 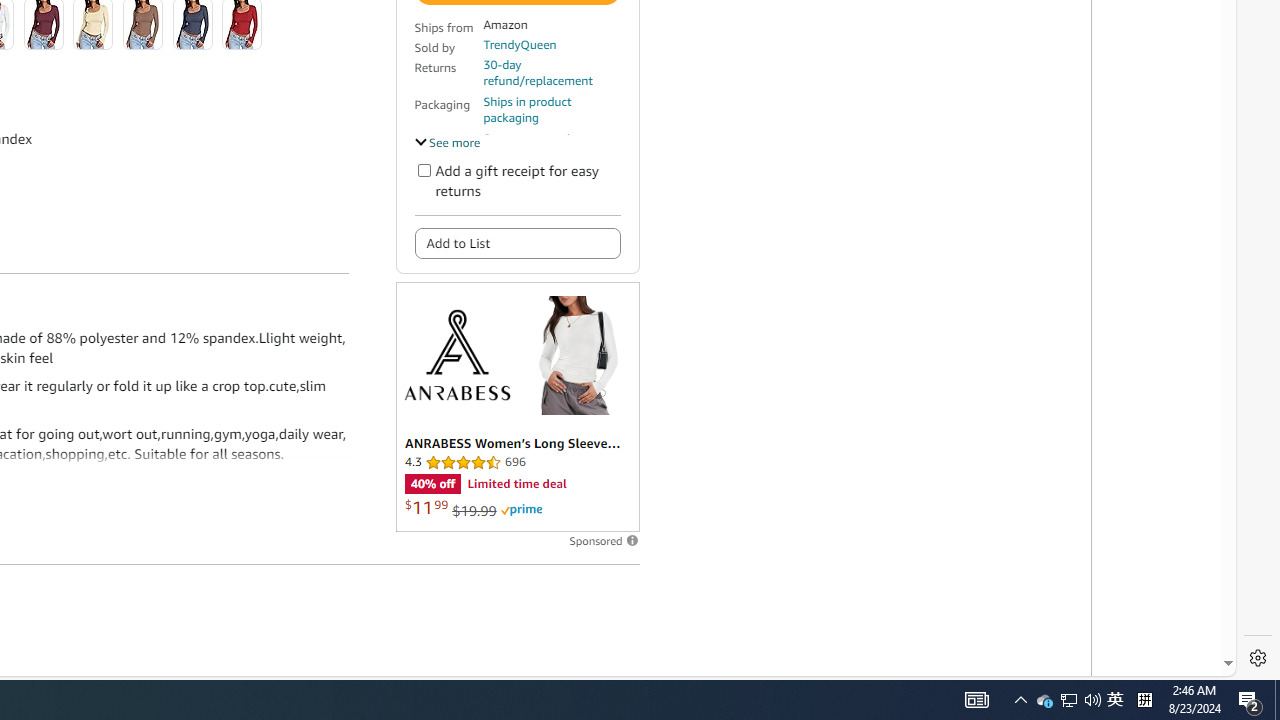 I want to click on 'TrendyQueen', so click(x=519, y=44).